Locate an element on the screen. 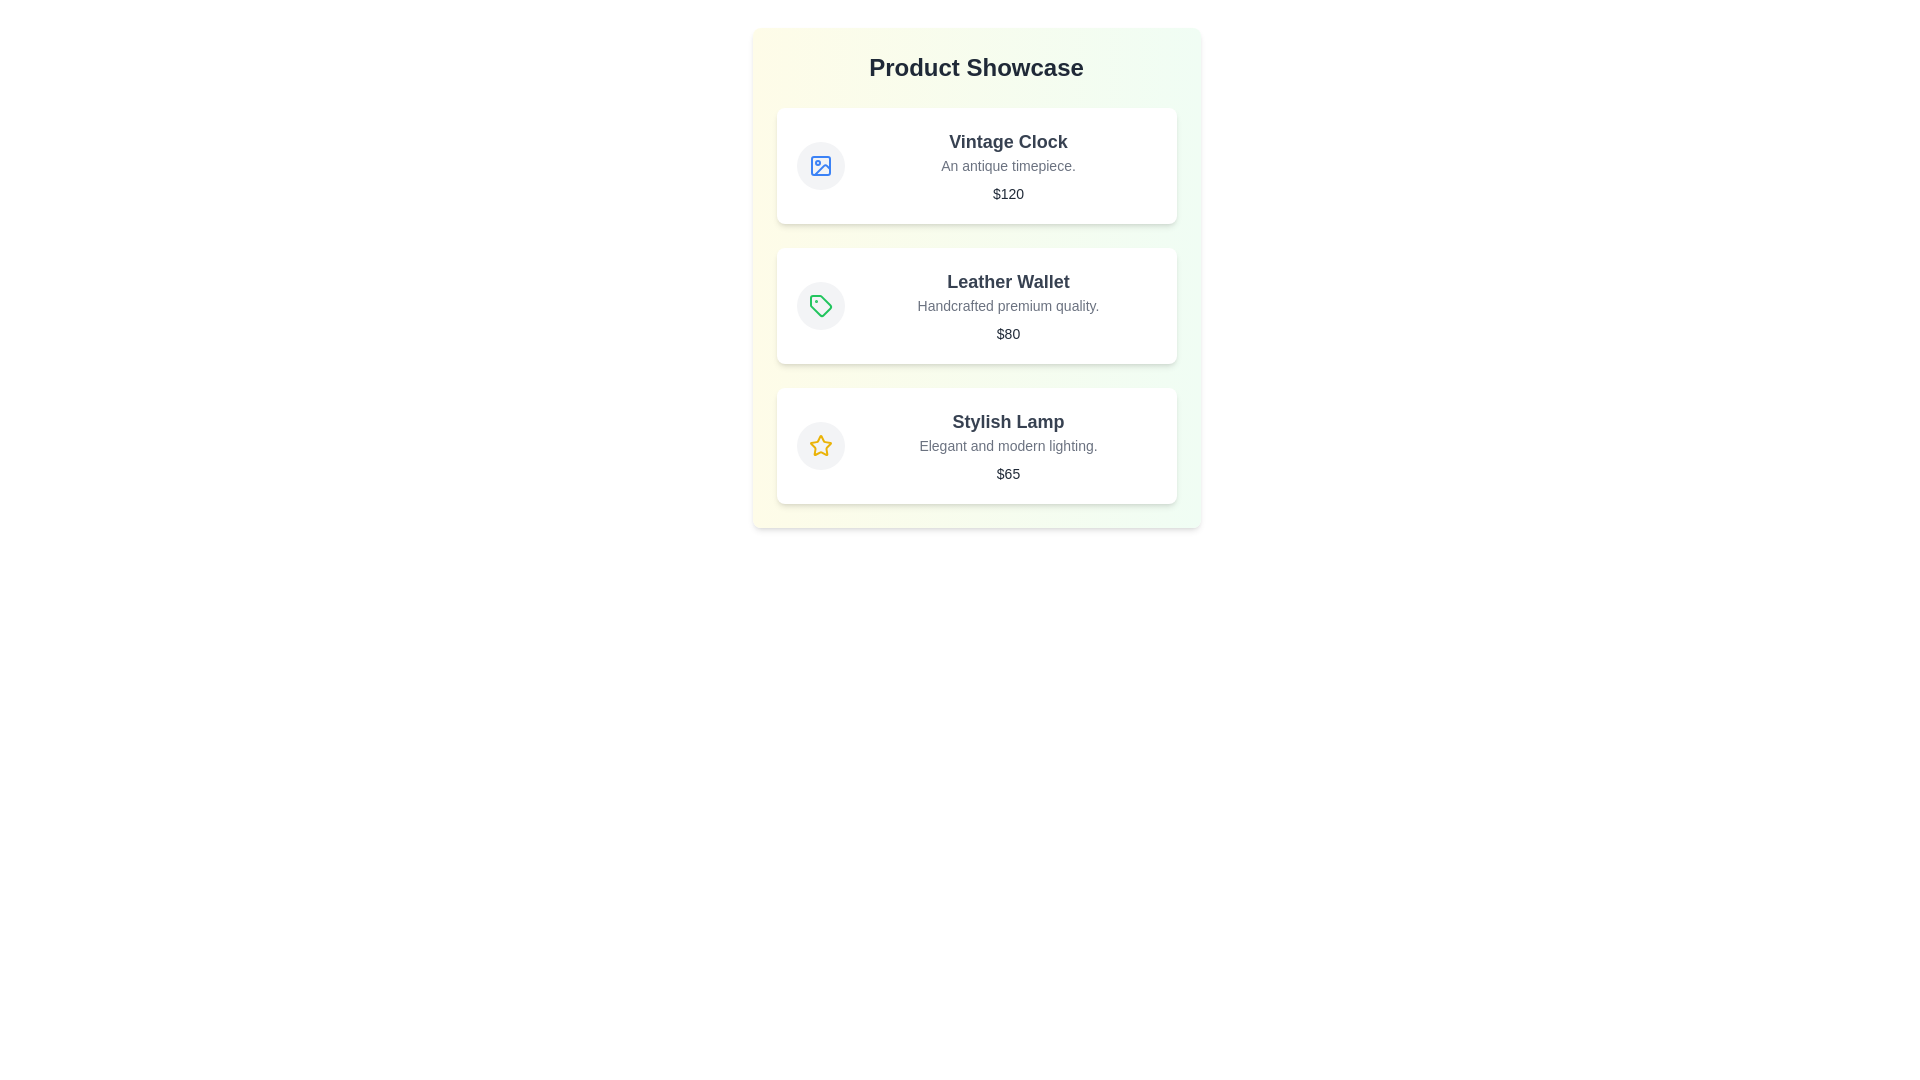  the product card corresponding to Leather Wallet is located at coordinates (976, 305).